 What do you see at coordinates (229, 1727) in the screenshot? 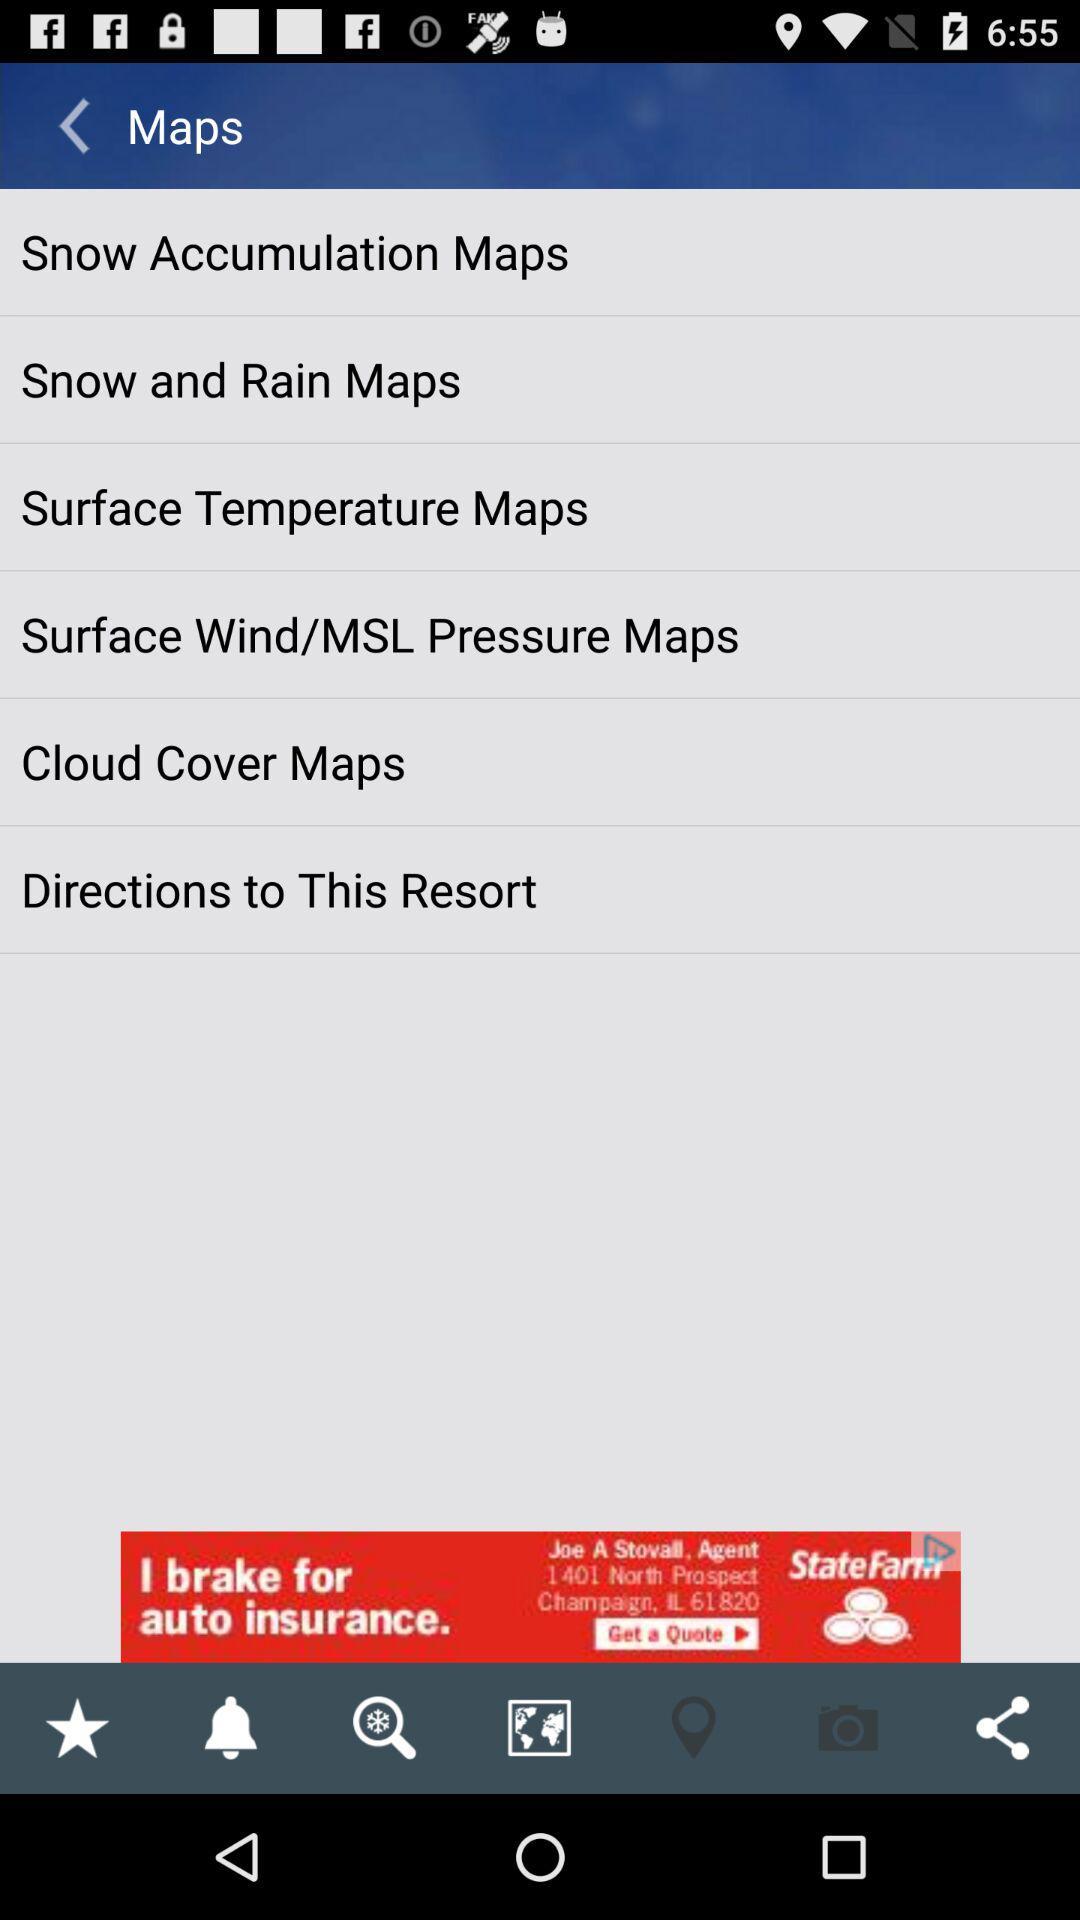
I see `show notifications` at bounding box center [229, 1727].